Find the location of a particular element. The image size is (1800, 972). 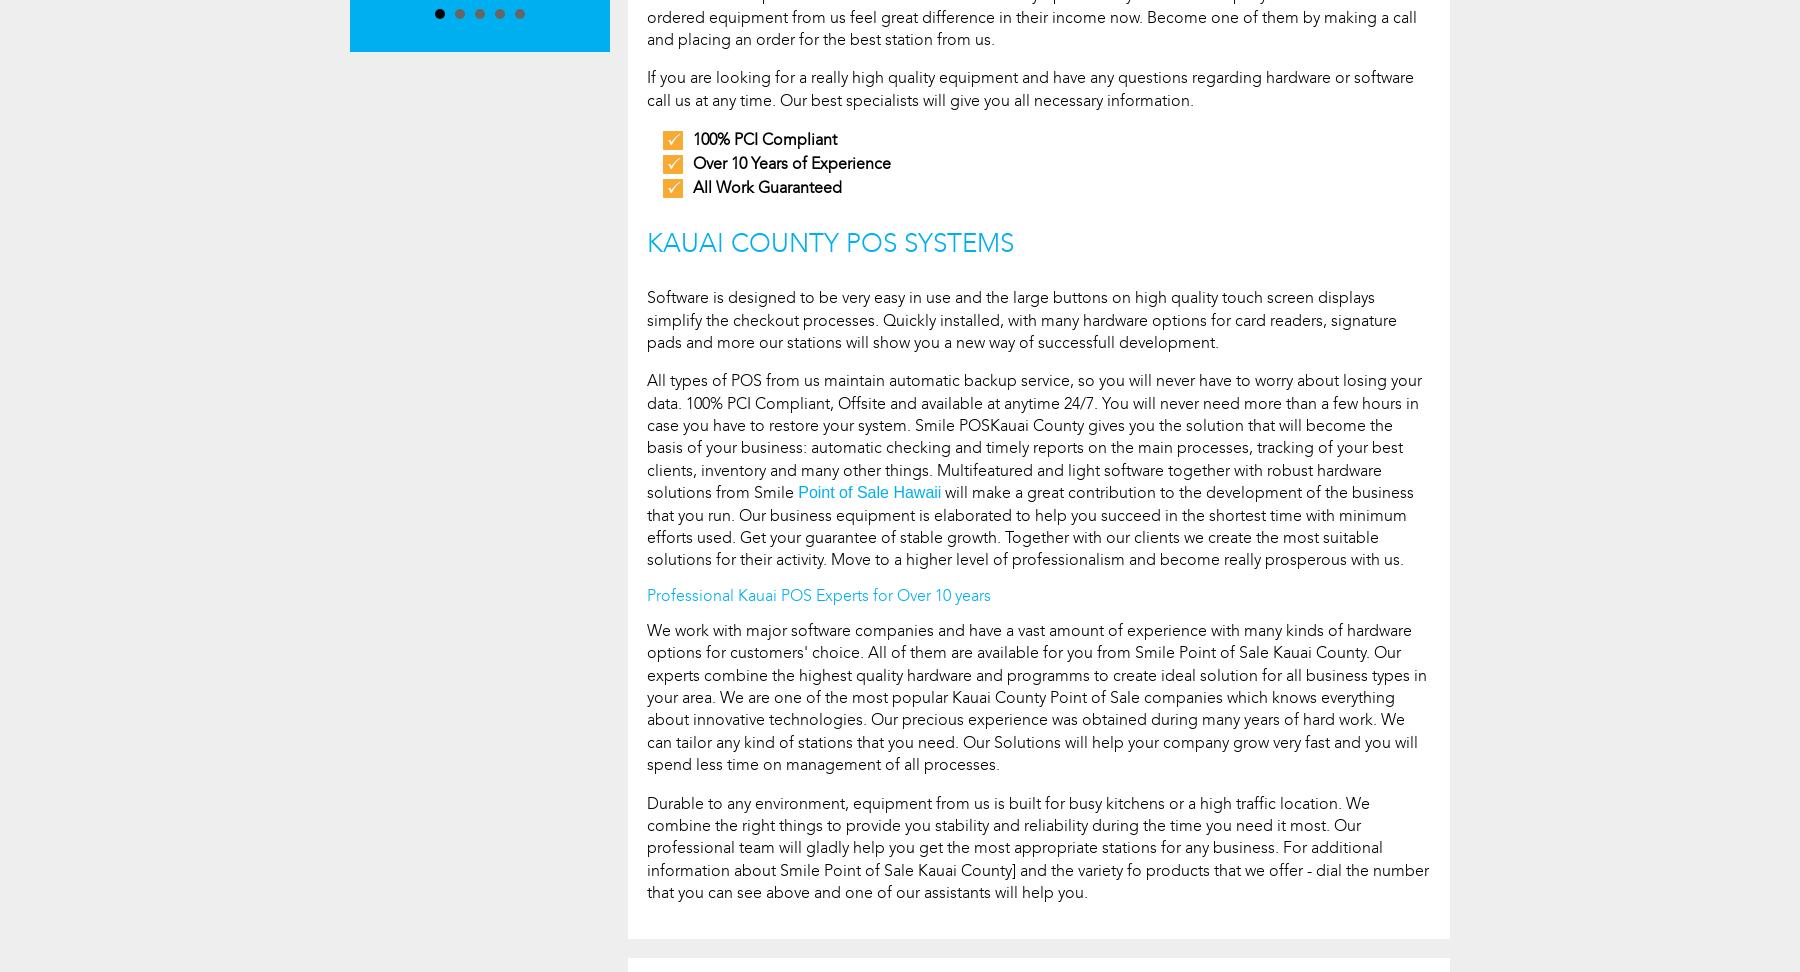

'Kauai County POS Systems' is located at coordinates (830, 241).